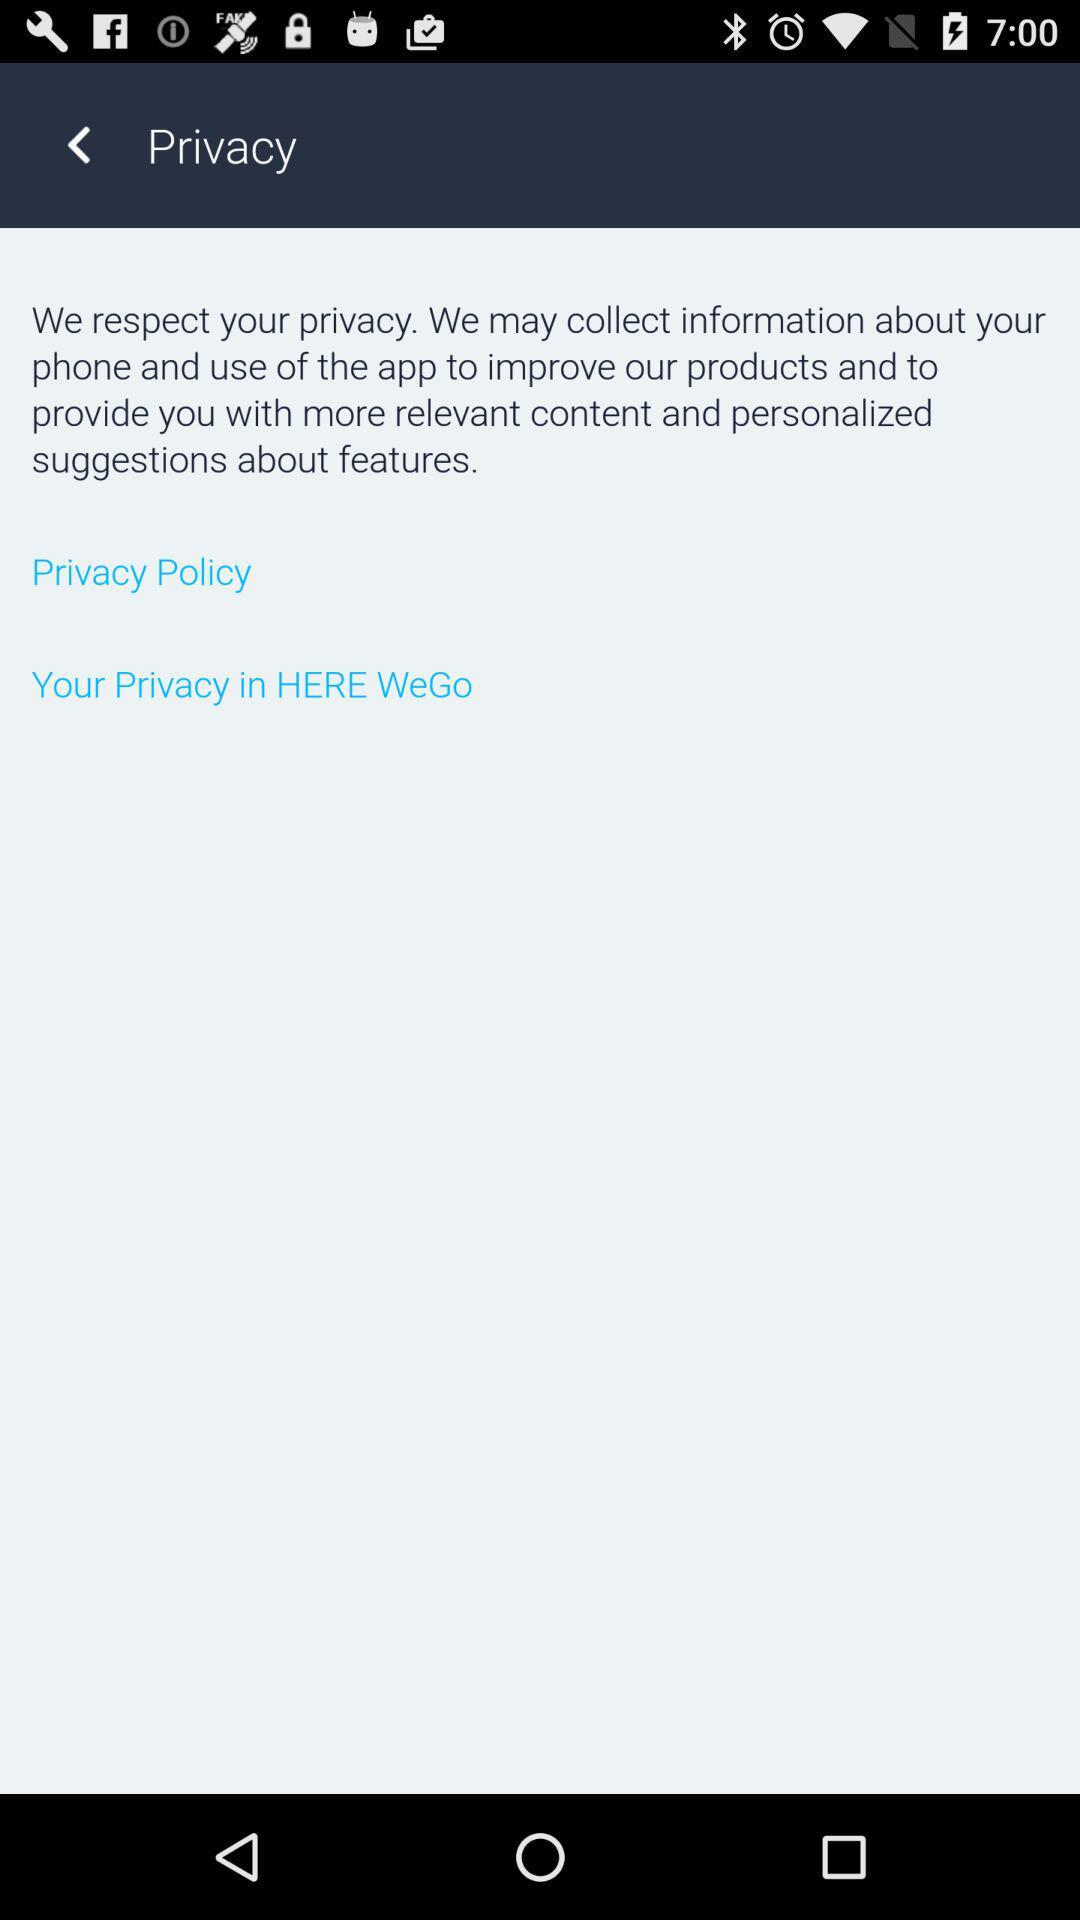  I want to click on item at the top left corner, so click(77, 144).